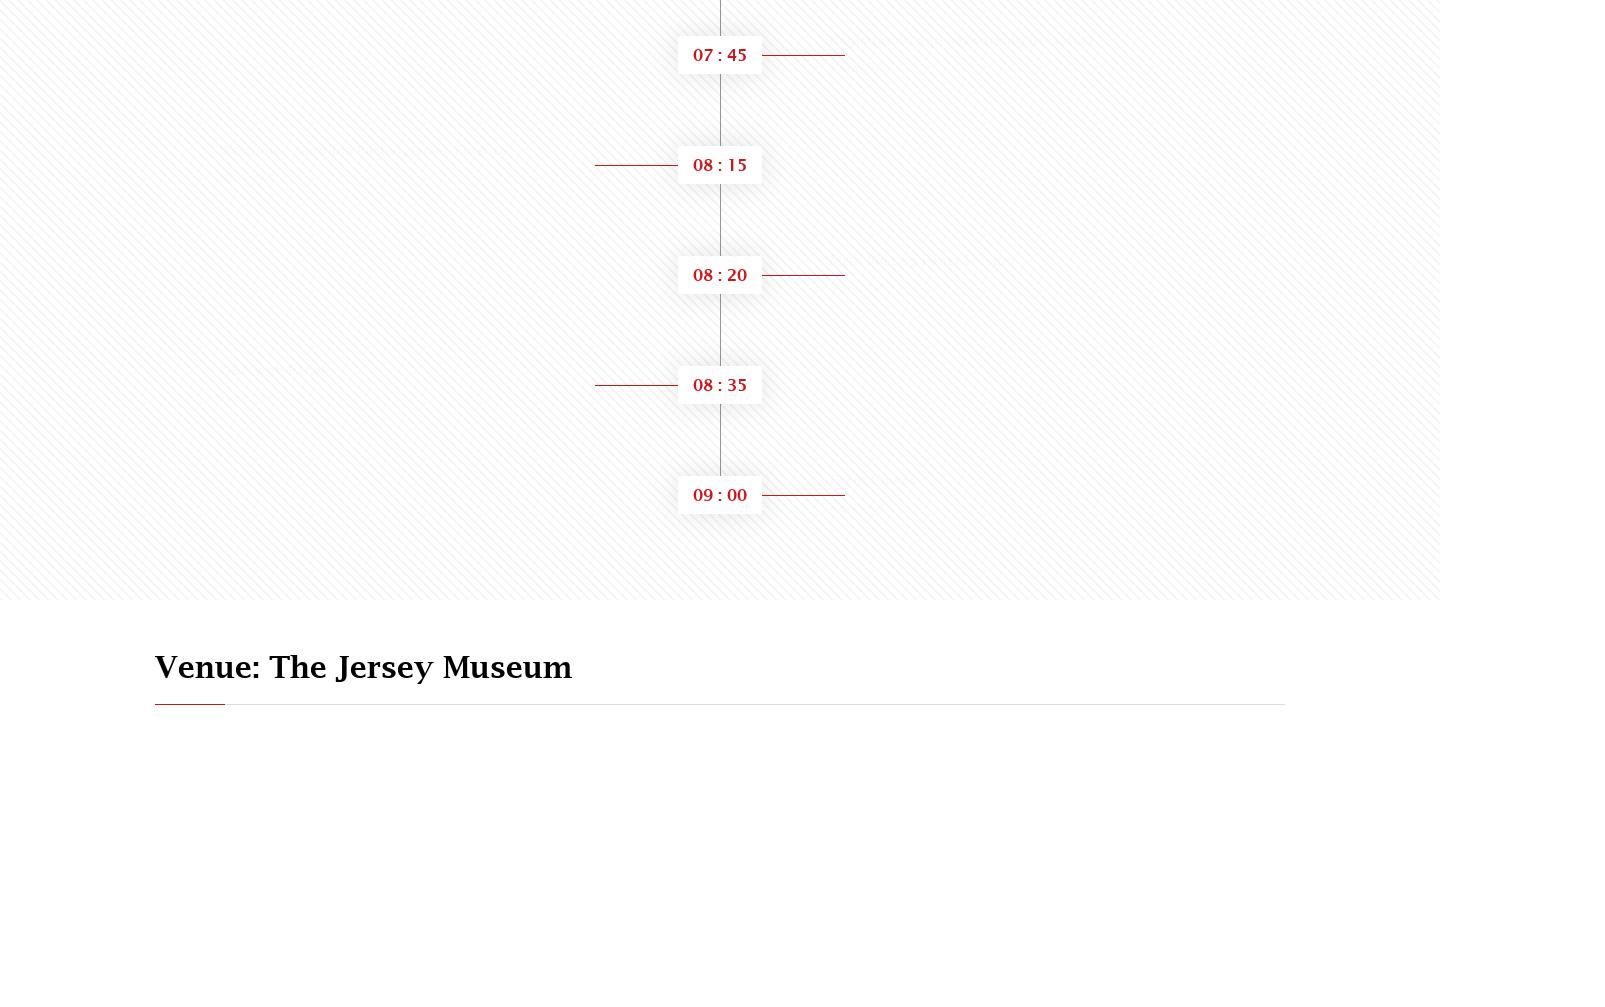 The image size is (1605, 1007). What do you see at coordinates (693, 494) in the screenshot?
I see `'09 : 00'` at bounding box center [693, 494].